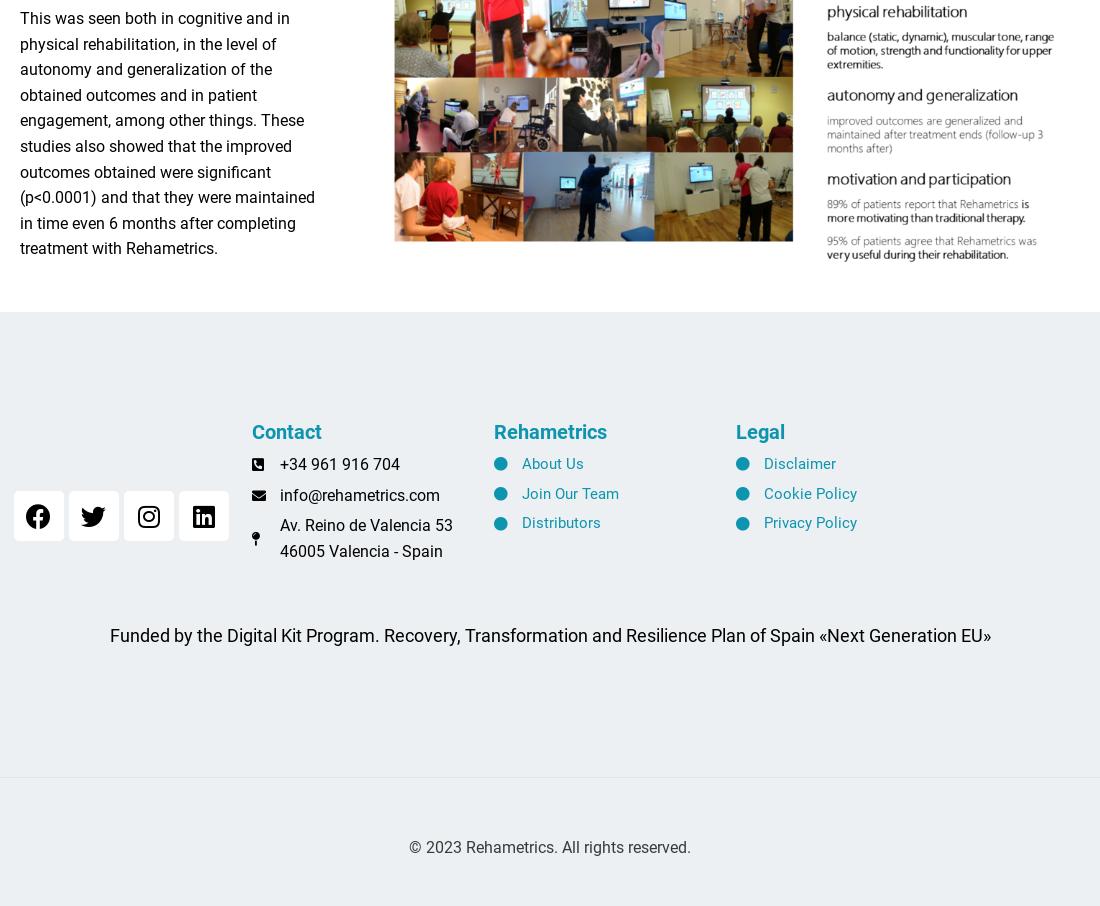 The width and height of the screenshot is (1100, 906). Describe the element at coordinates (550, 854) in the screenshot. I see `'© 2023 Rehametrics. All rights reserved.'` at that location.